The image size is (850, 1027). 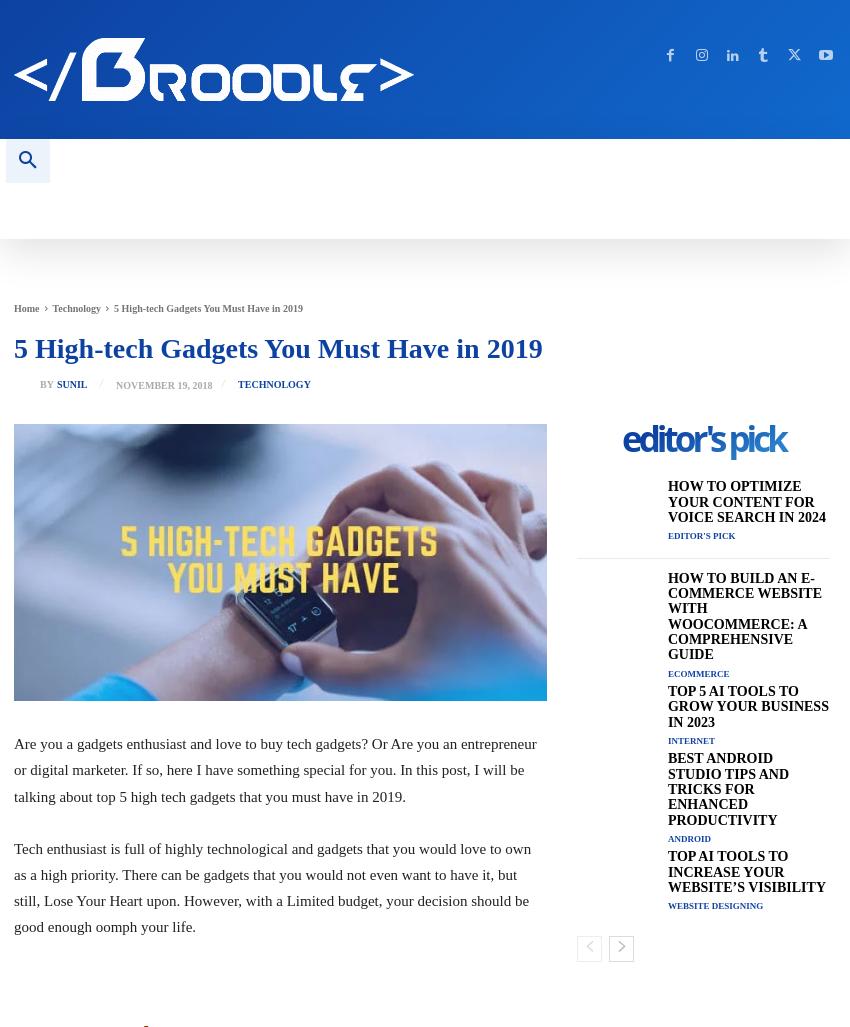 I want to click on 'Are you a gadgets enthusiast and love to buy tech gadgets? Or Are you an entrepreneur or digital marketer. If so, here I have something special for you. In this post, I will be talking about top 5 high tech gadgets that you must have in 2019.', so click(x=273, y=769).